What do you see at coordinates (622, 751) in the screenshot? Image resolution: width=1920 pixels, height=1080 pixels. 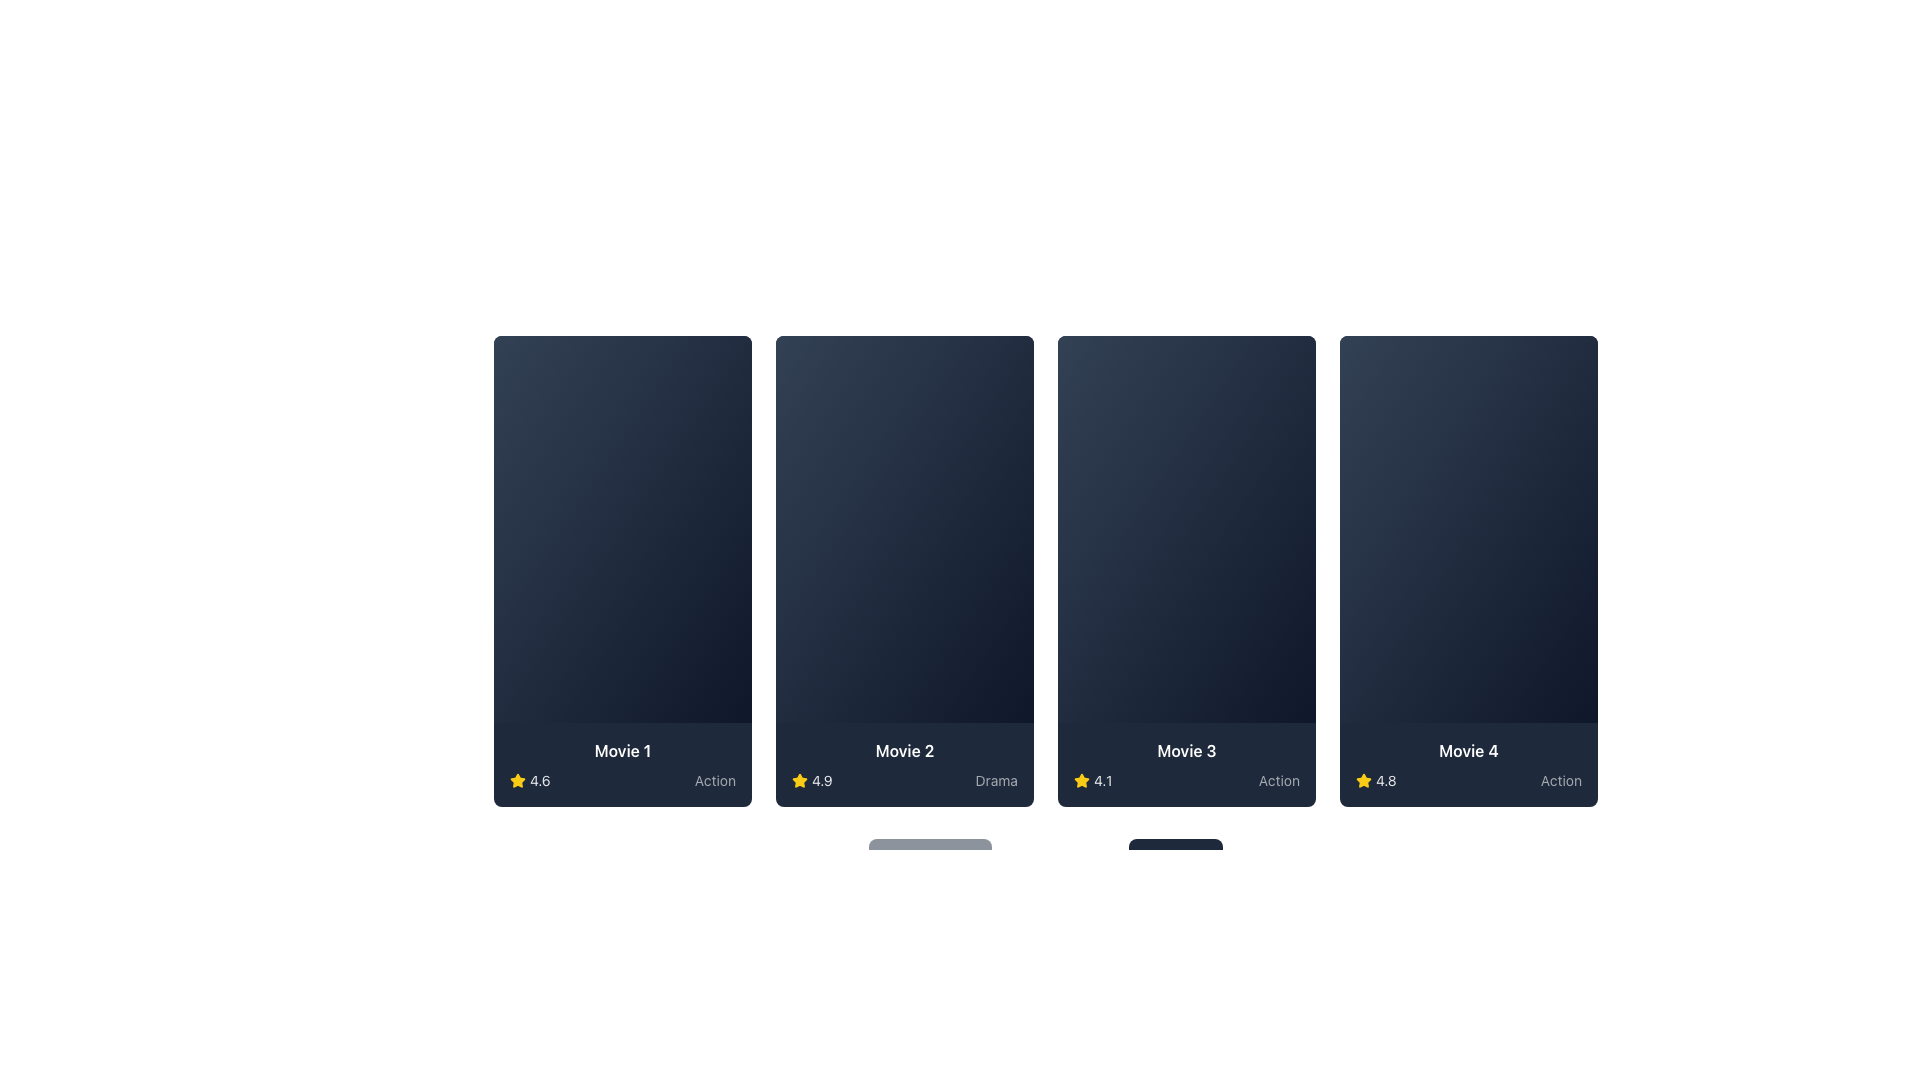 I see `the text label displaying 'Movie 1' in bold white font located at the top center of the bottom section of the first card` at bounding box center [622, 751].